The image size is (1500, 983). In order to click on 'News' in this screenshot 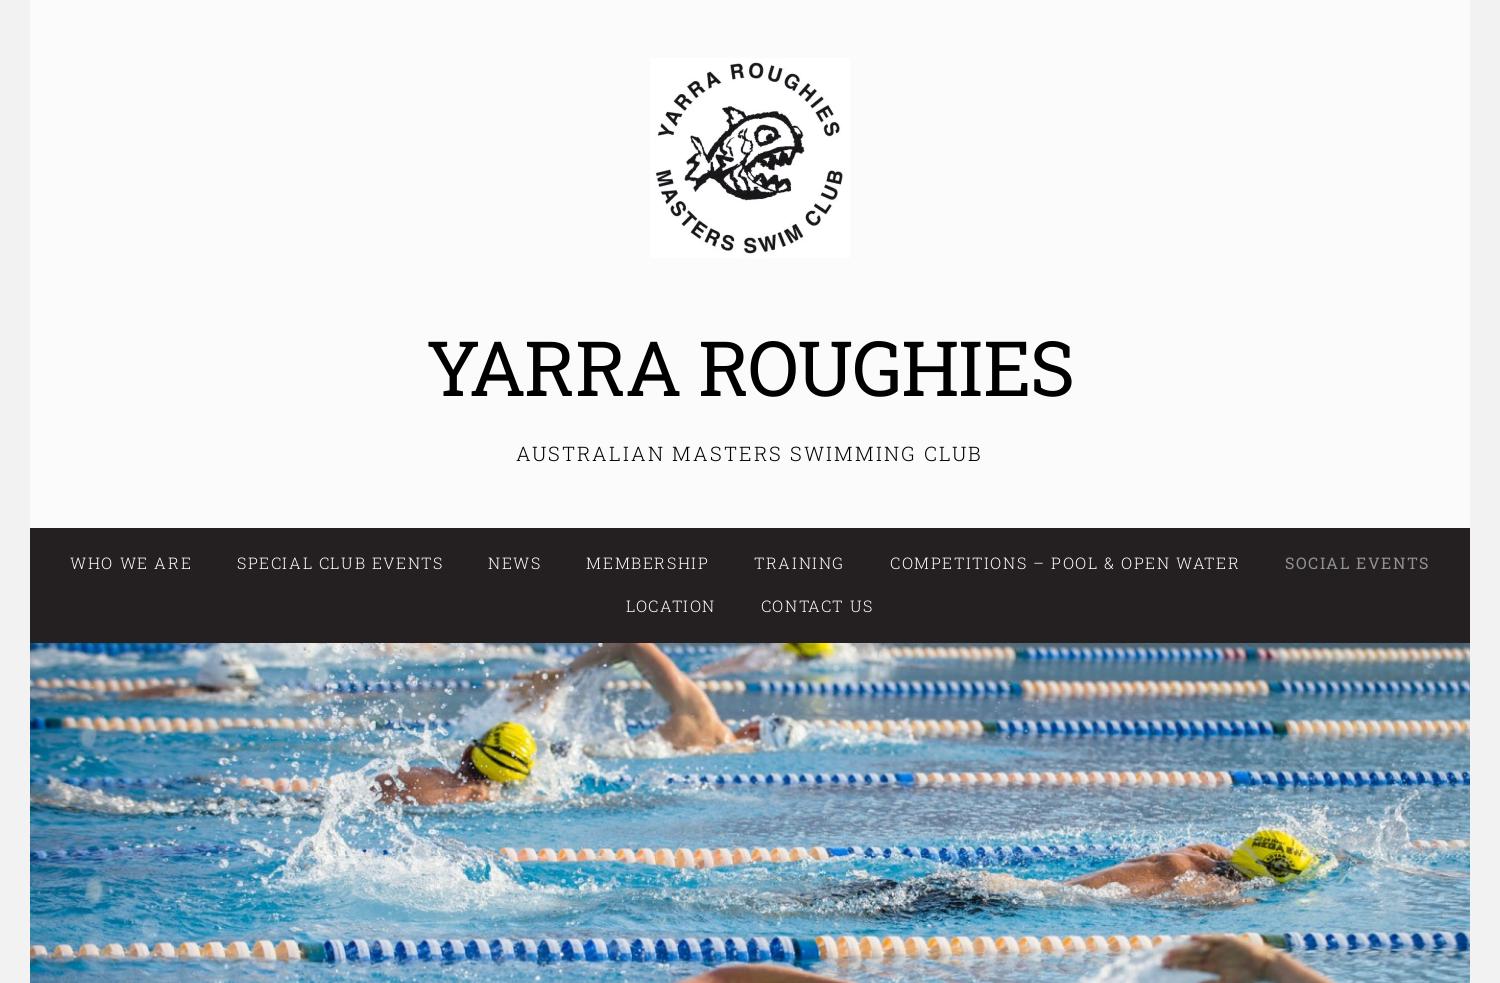, I will do `click(514, 562)`.